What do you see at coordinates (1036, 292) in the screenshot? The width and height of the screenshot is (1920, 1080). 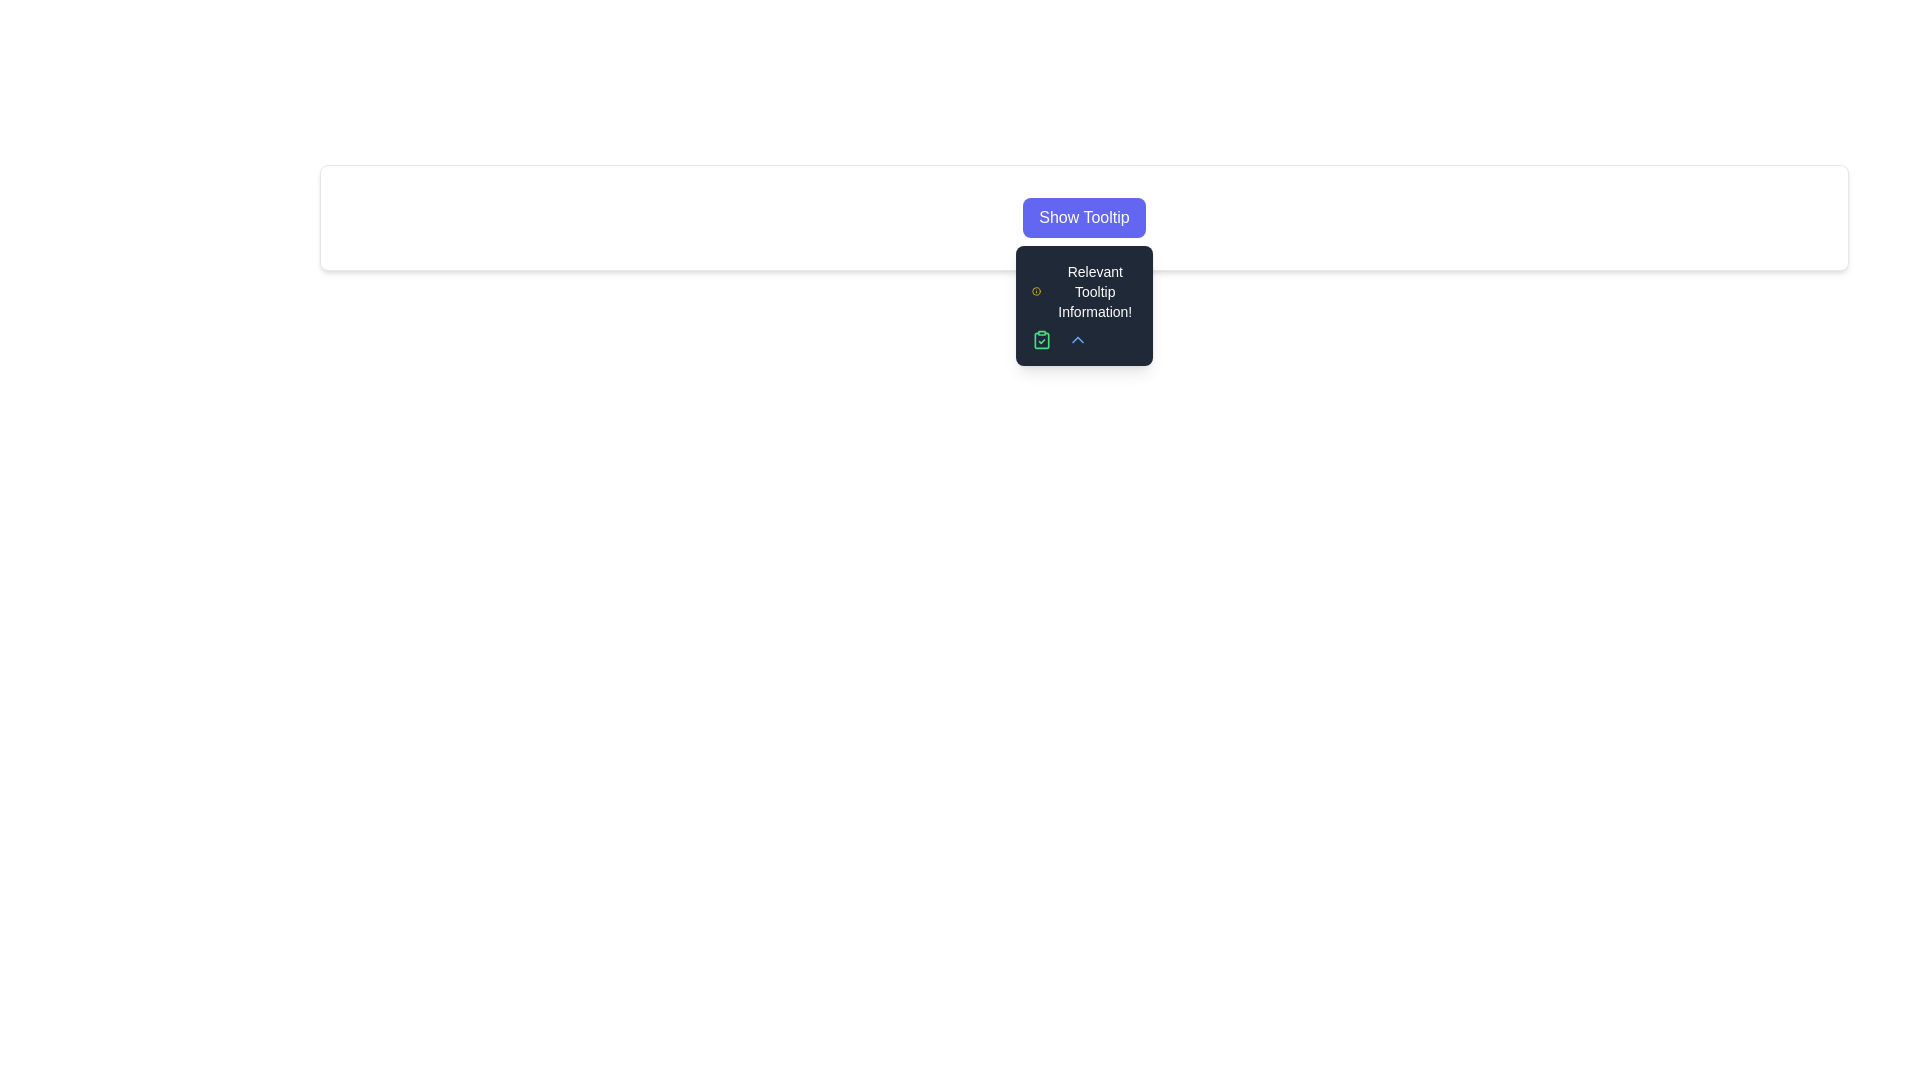 I see `the small yellow information icon located to the left of the text 'Relevant Tooltip Information!' within the tooltip box` at bounding box center [1036, 292].